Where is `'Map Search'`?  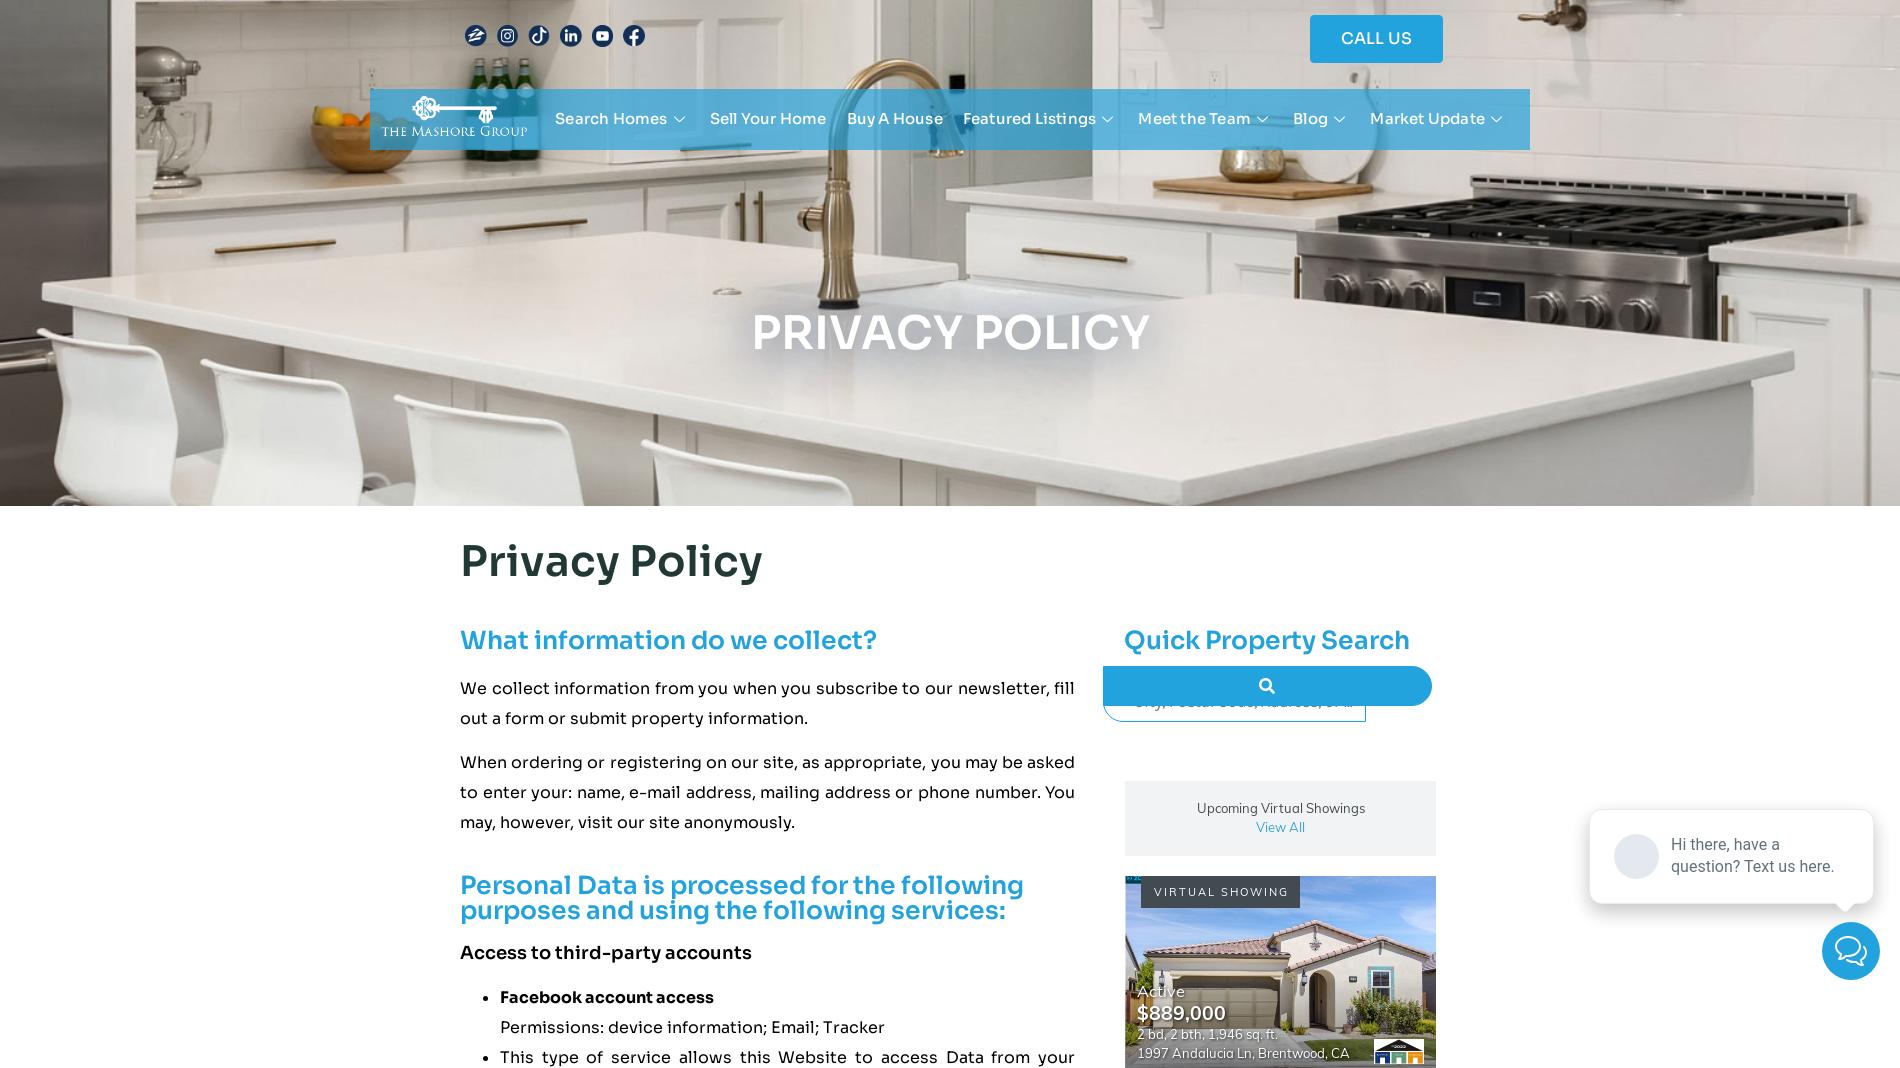
'Map Search' is located at coordinates (603, 165).